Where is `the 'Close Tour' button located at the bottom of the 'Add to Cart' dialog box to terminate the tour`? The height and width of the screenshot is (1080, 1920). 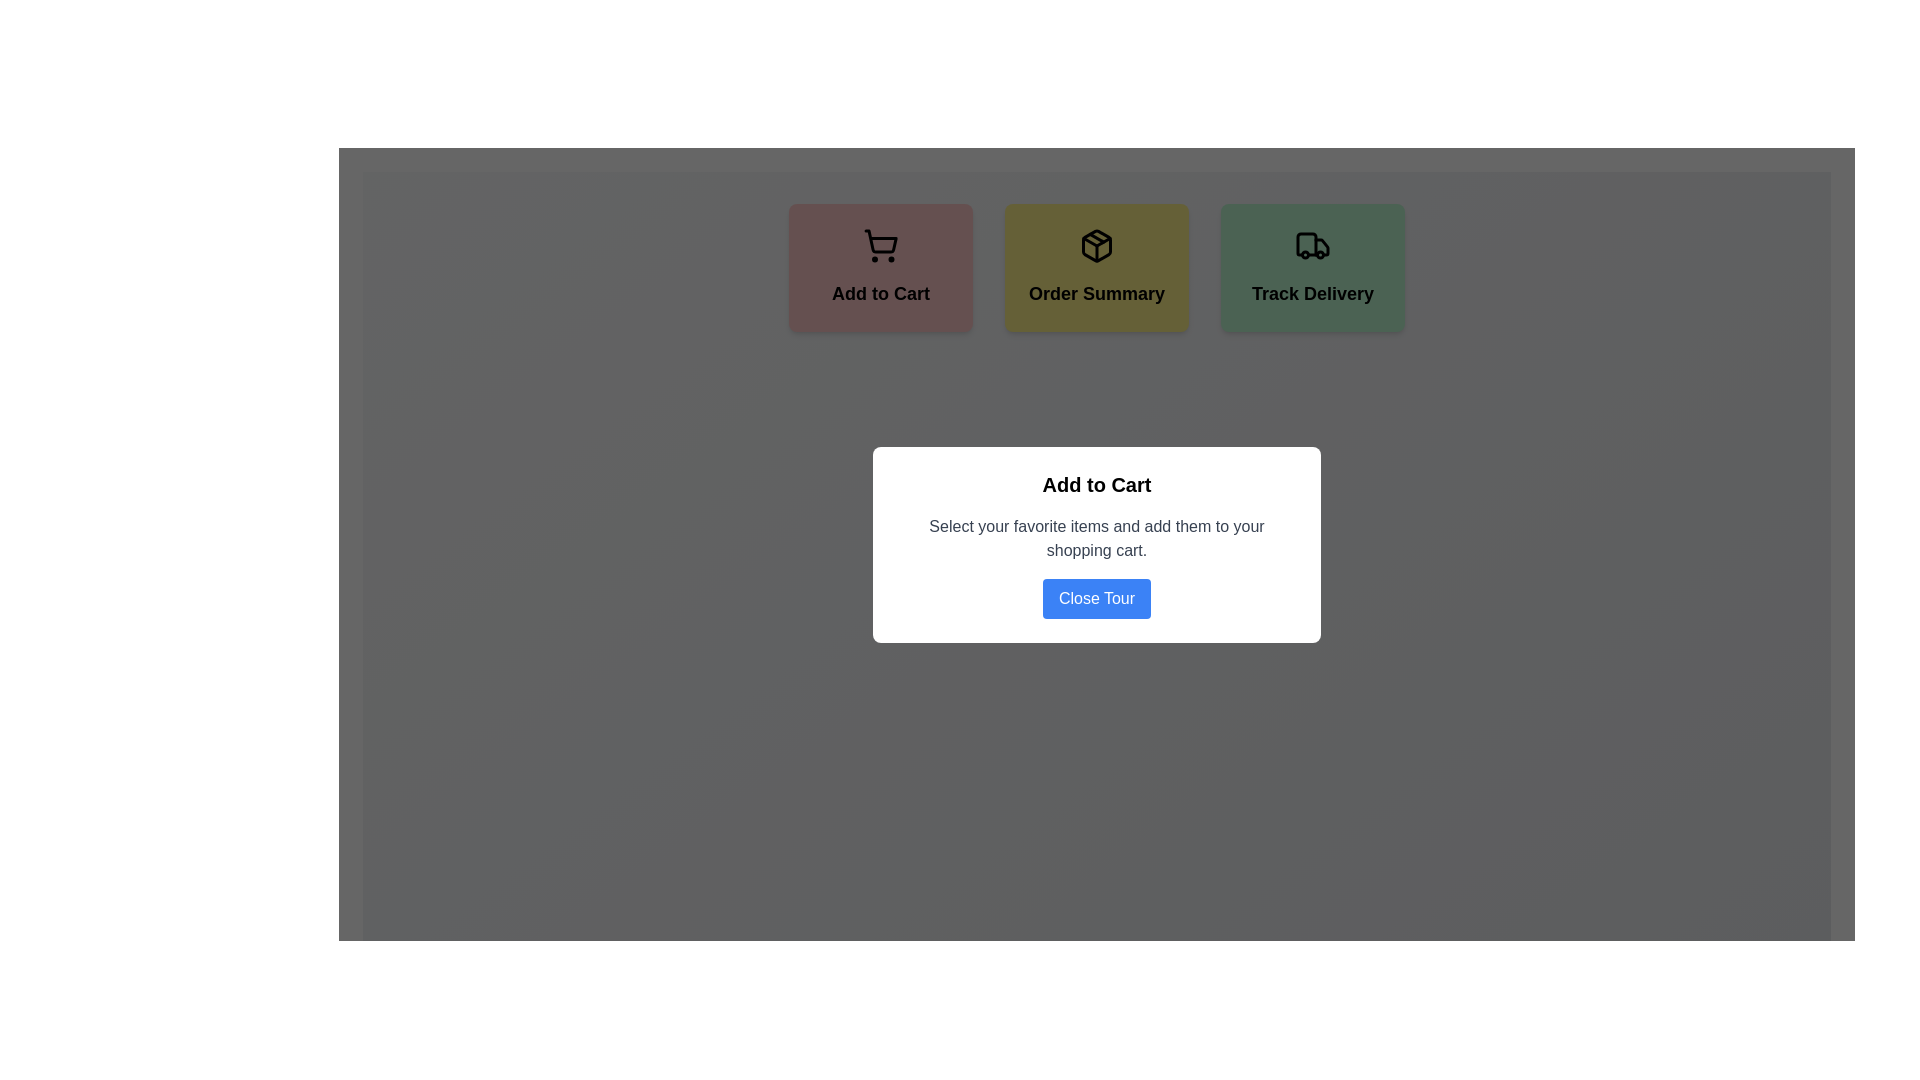
the 'Close Tour' button located at the bottom of the 'Add to Cart' dialog box to terminate the tour is located at coordinates (1096, 597).